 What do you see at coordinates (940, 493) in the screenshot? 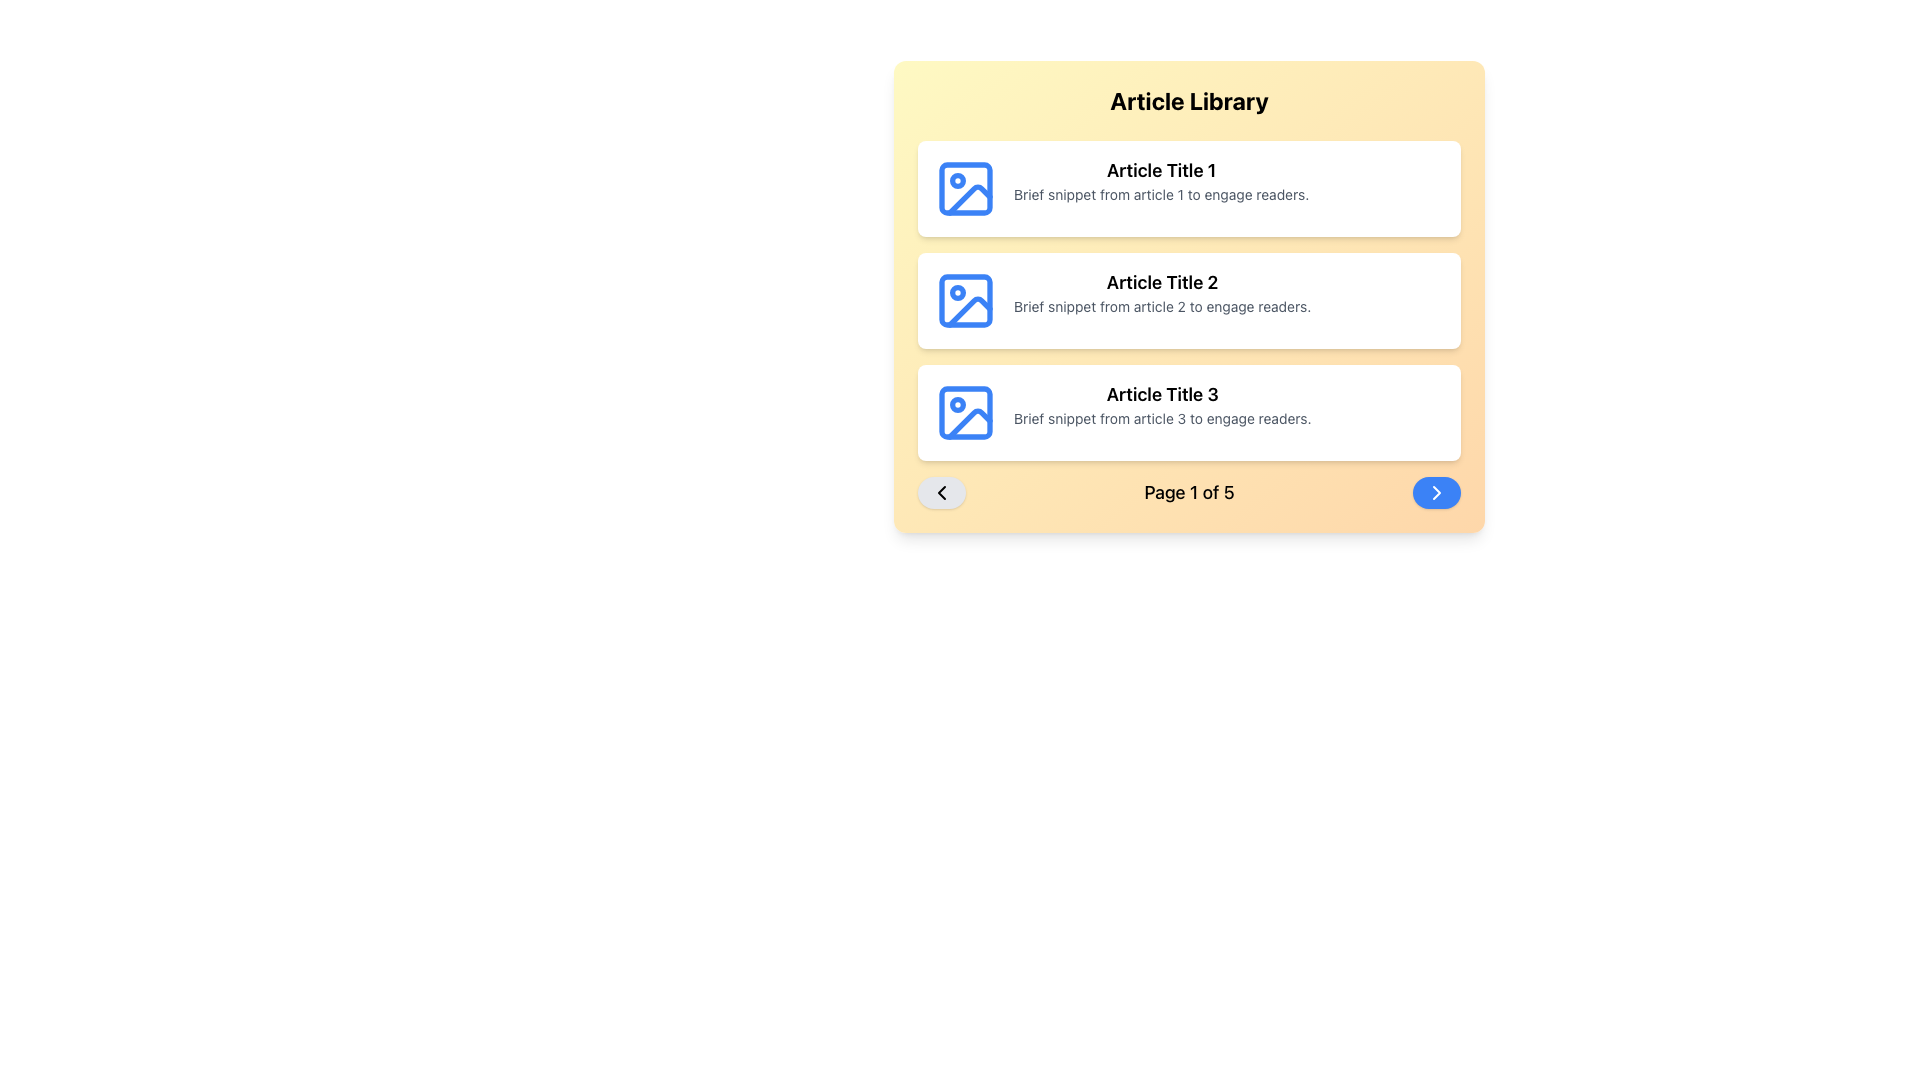
I see `the navigation icon located to the left of the bottom navigation panel, which is part of the pagination control group` at bounding box center [940, 493].